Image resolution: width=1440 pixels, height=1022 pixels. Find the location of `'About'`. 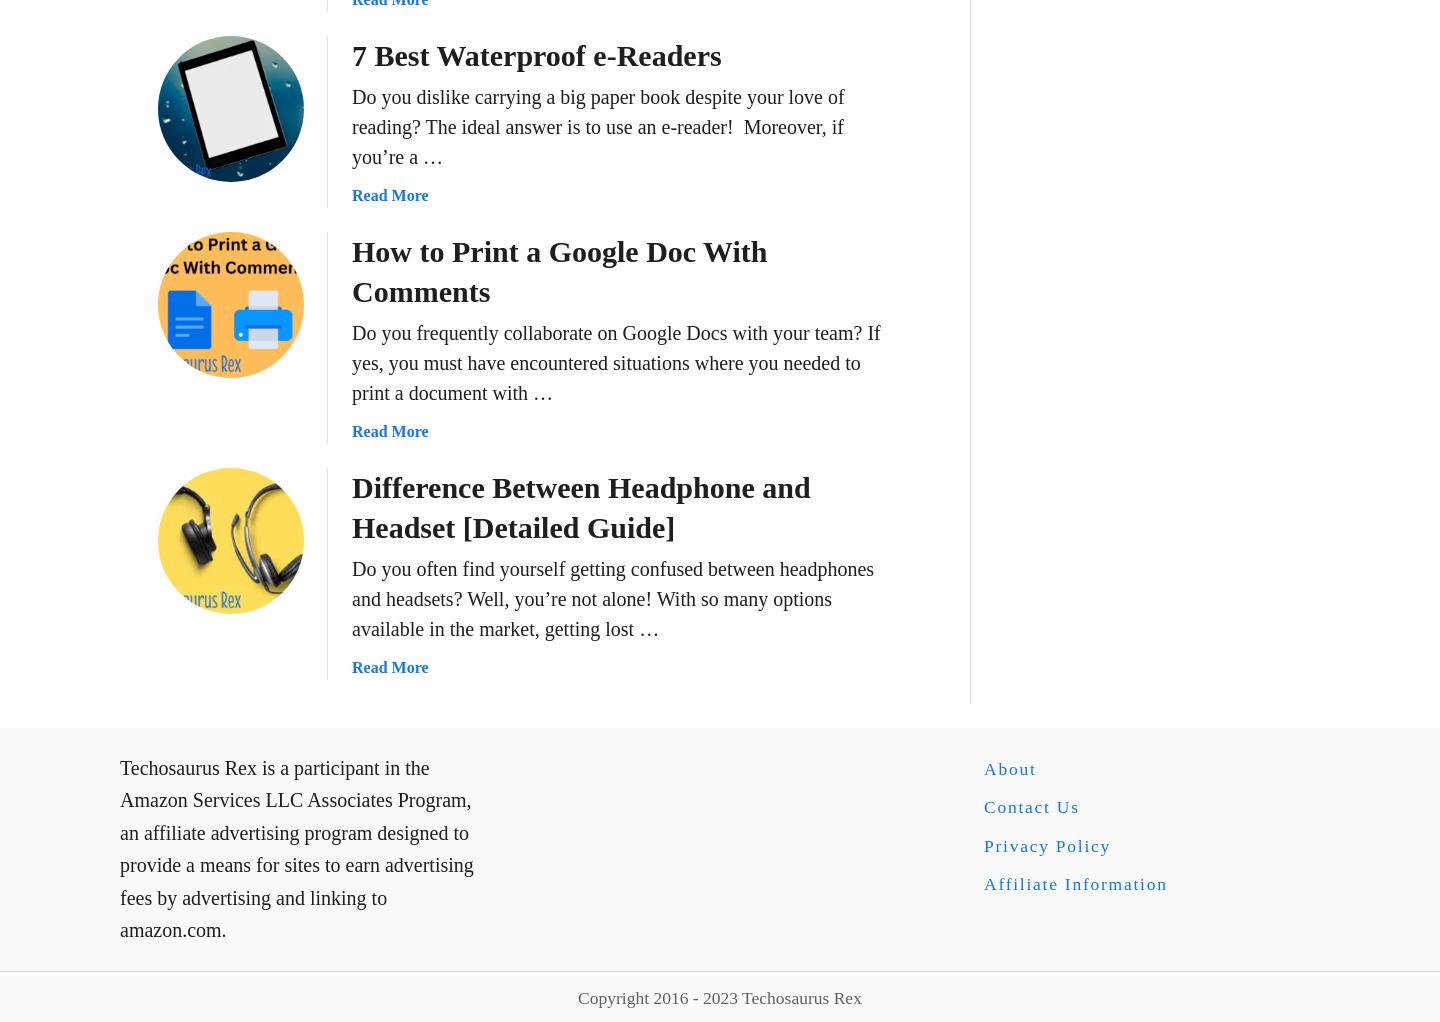

'About' is located at coordinates (1009, 768).